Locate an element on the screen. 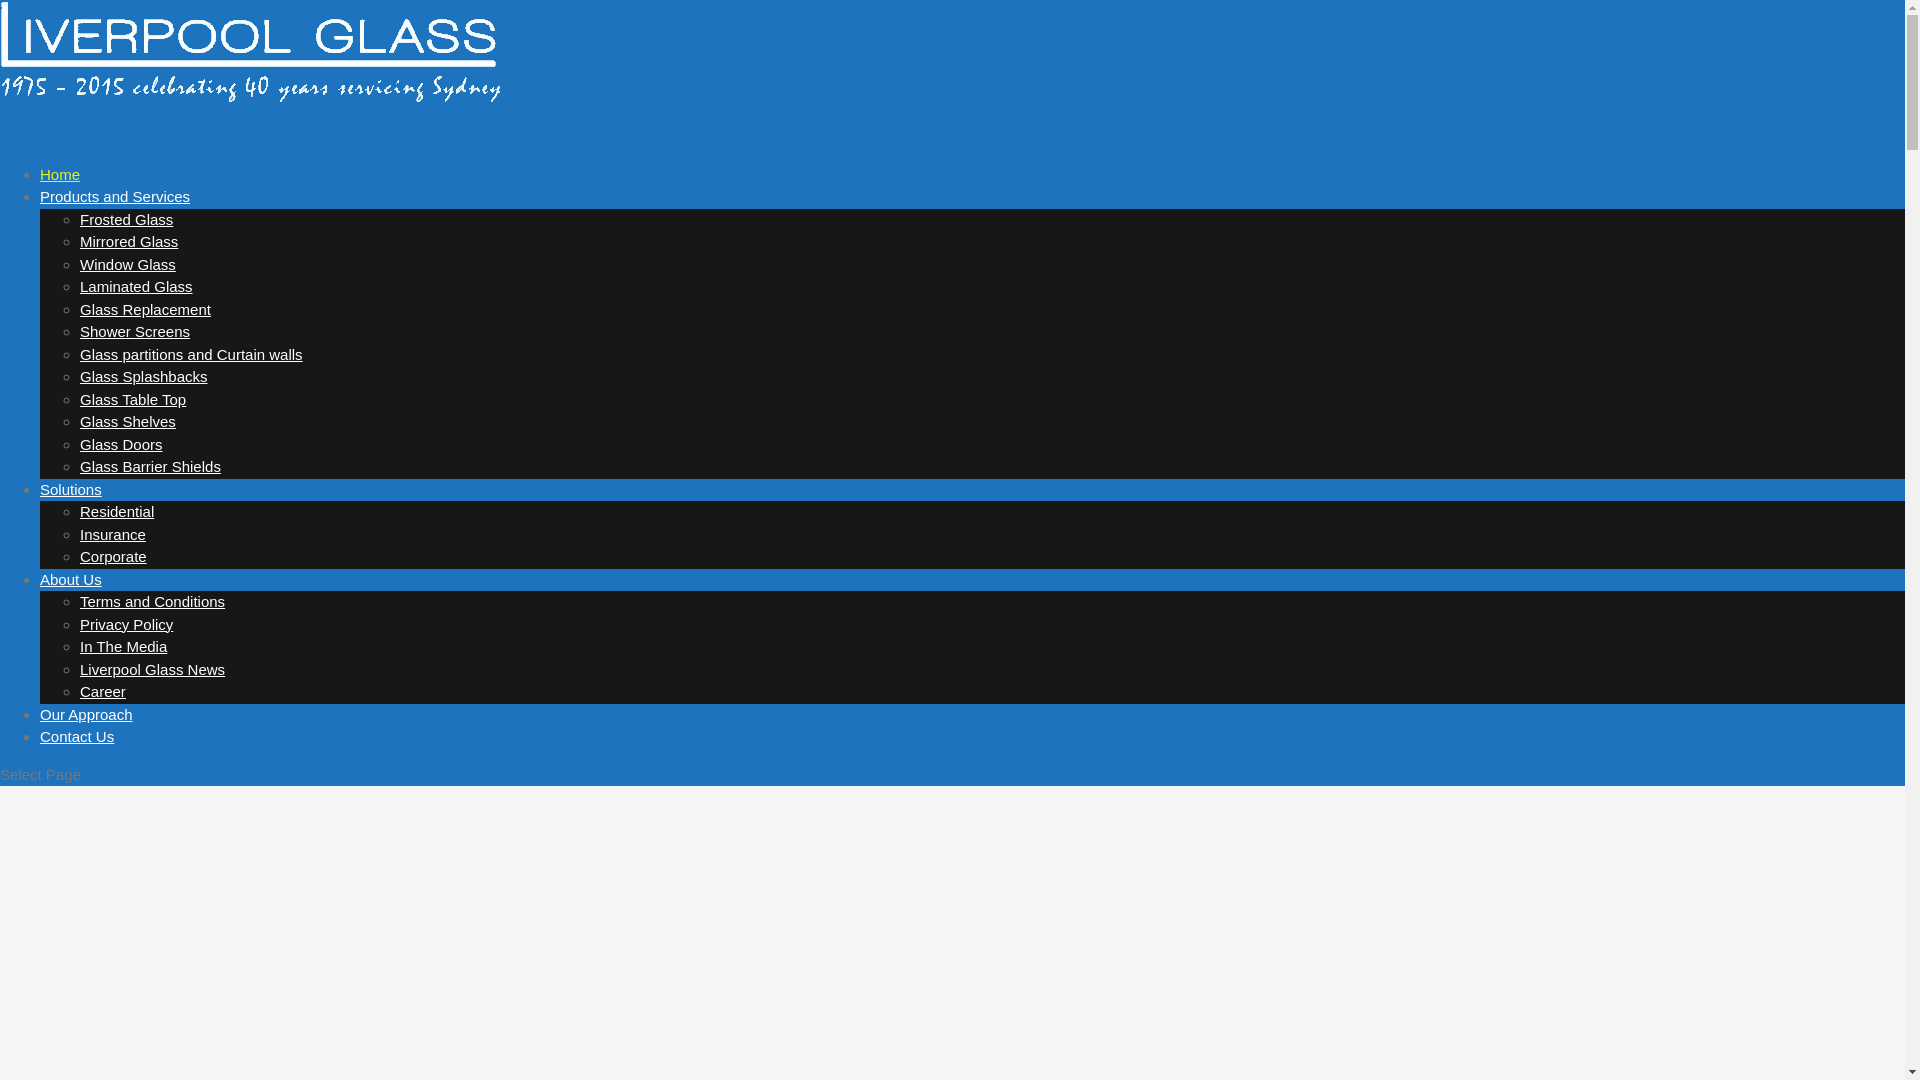  'Home' is located at coordinates (59, 194).